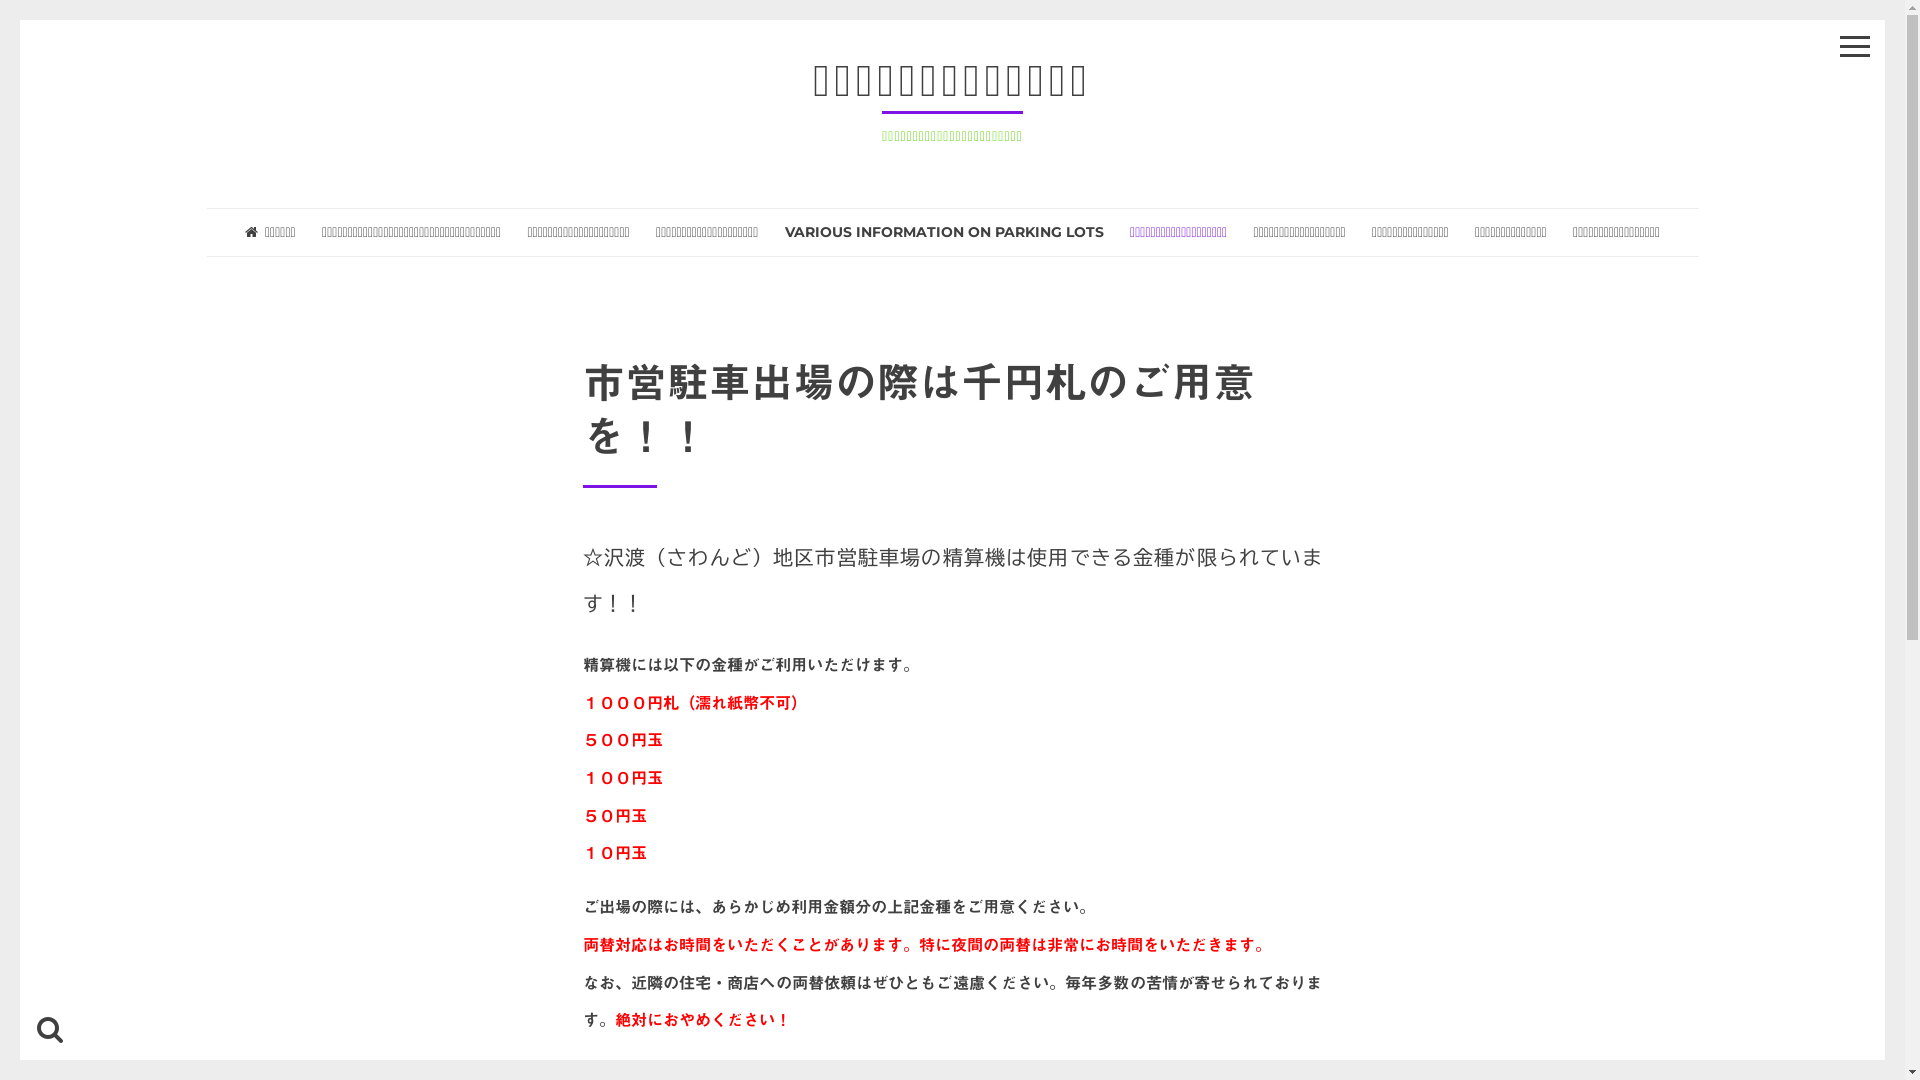 This screenshot has width=1920, height=1080. I want to click on 'VARIOUS INFORMATION ON PARKING LOTS', so click(943, 230).